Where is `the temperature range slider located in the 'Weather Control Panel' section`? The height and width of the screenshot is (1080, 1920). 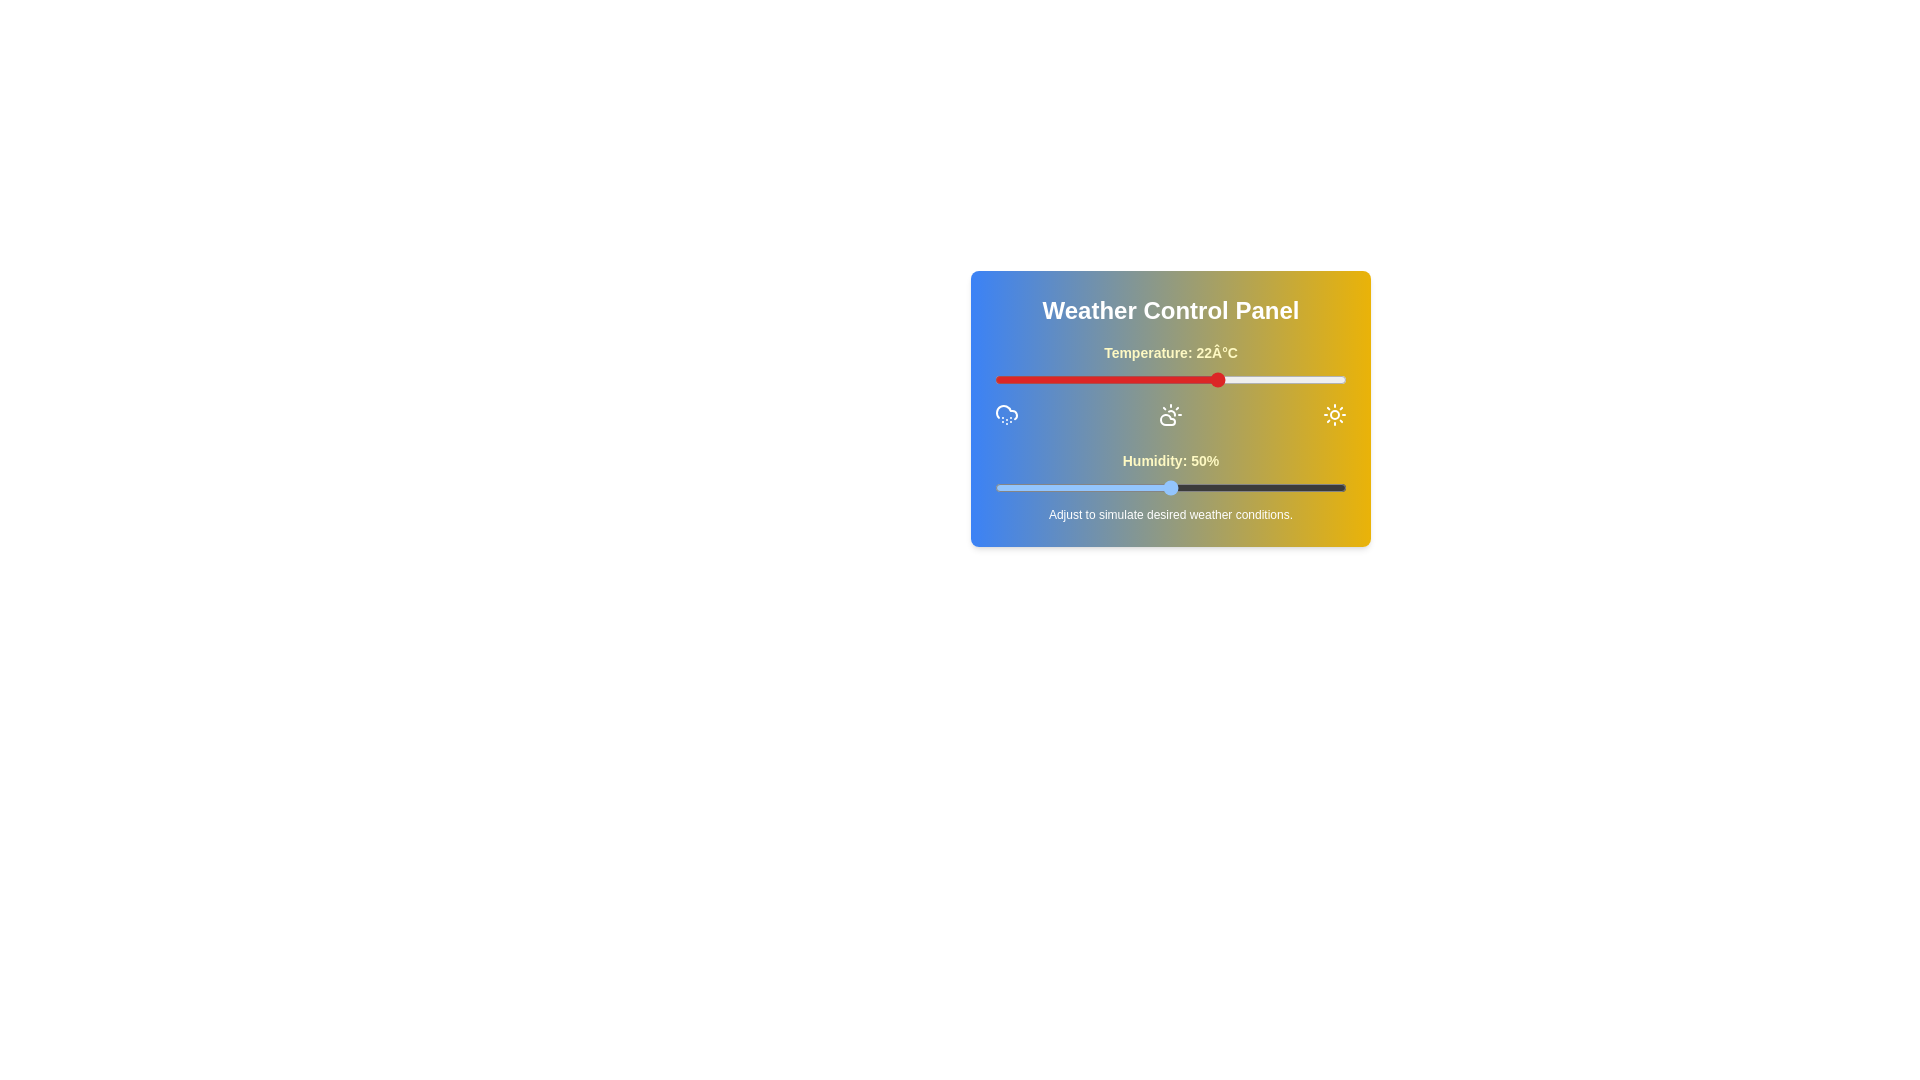 the temperature range slider located in the 'Weather Control Panel' section is located at coordinates (1171, 385).